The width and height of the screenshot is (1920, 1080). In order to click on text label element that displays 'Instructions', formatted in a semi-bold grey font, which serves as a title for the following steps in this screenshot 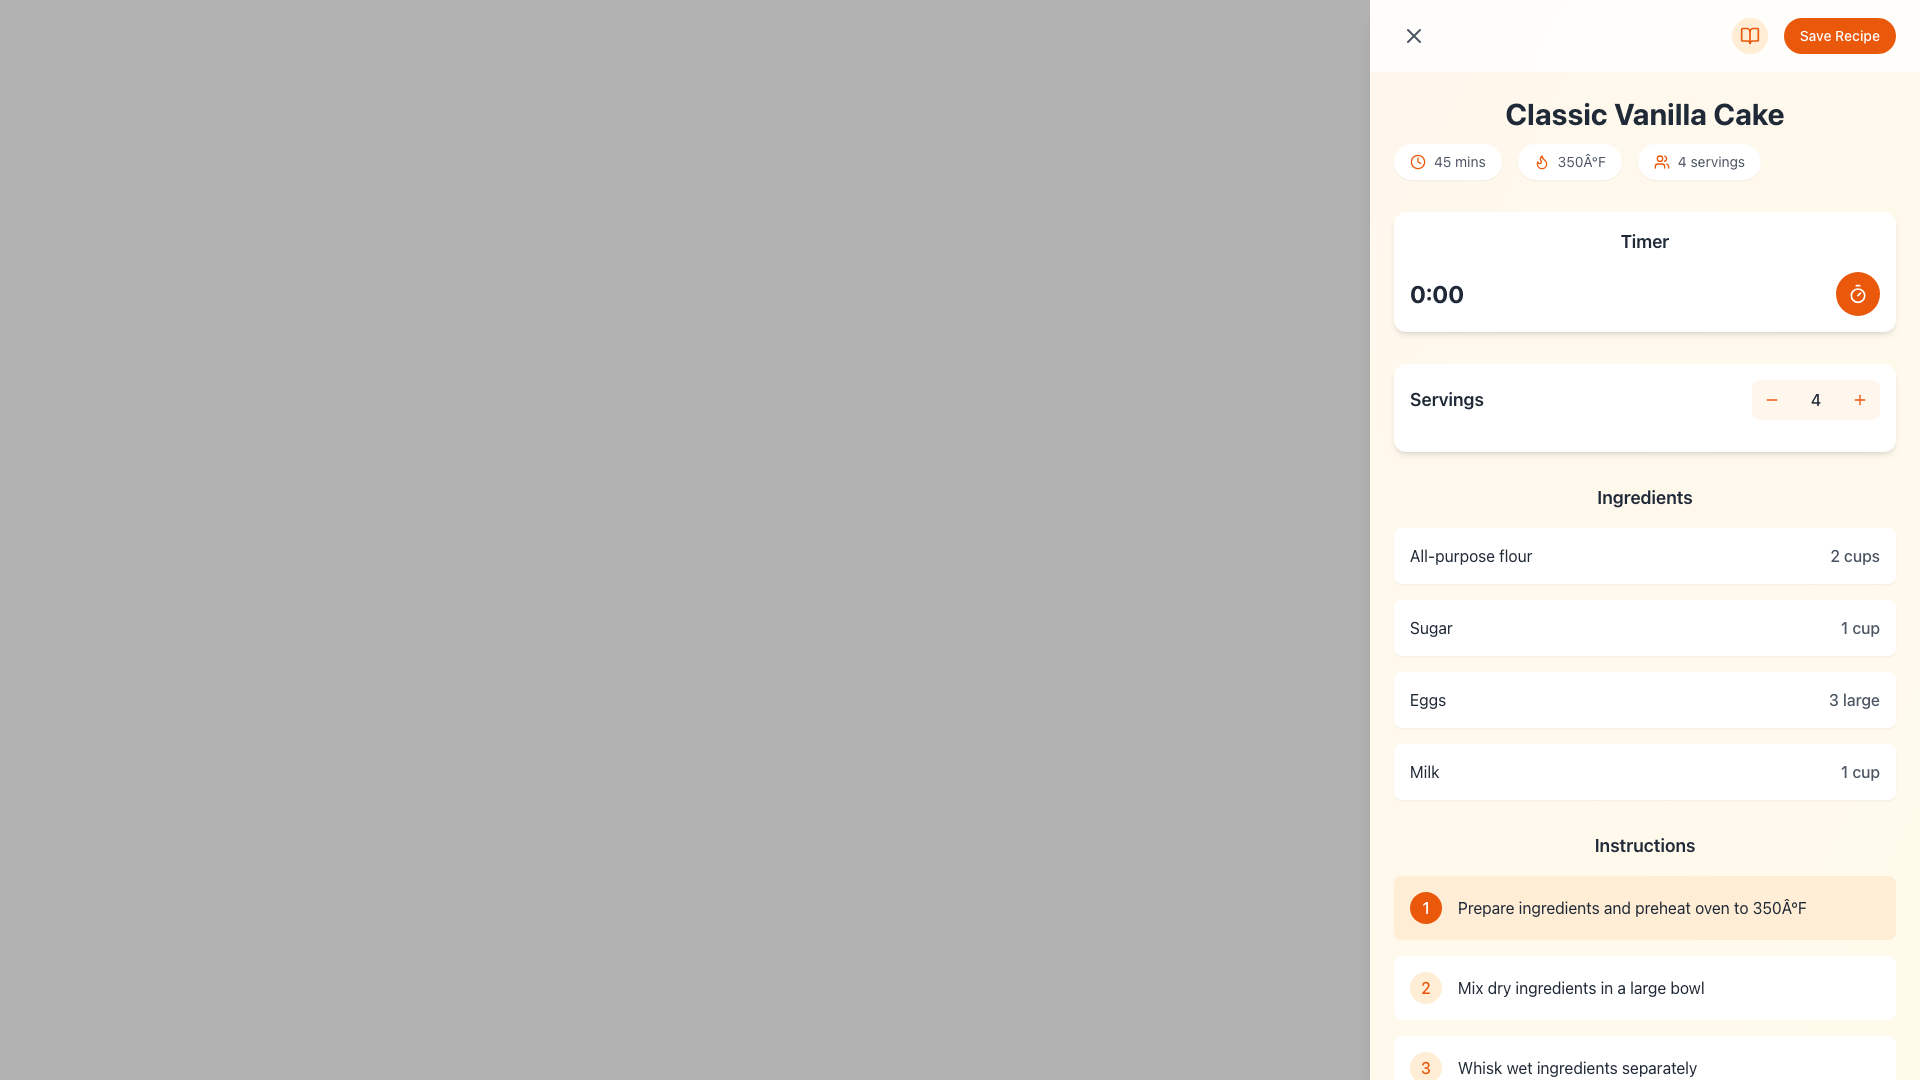, I will do `click(1645, 845)`.